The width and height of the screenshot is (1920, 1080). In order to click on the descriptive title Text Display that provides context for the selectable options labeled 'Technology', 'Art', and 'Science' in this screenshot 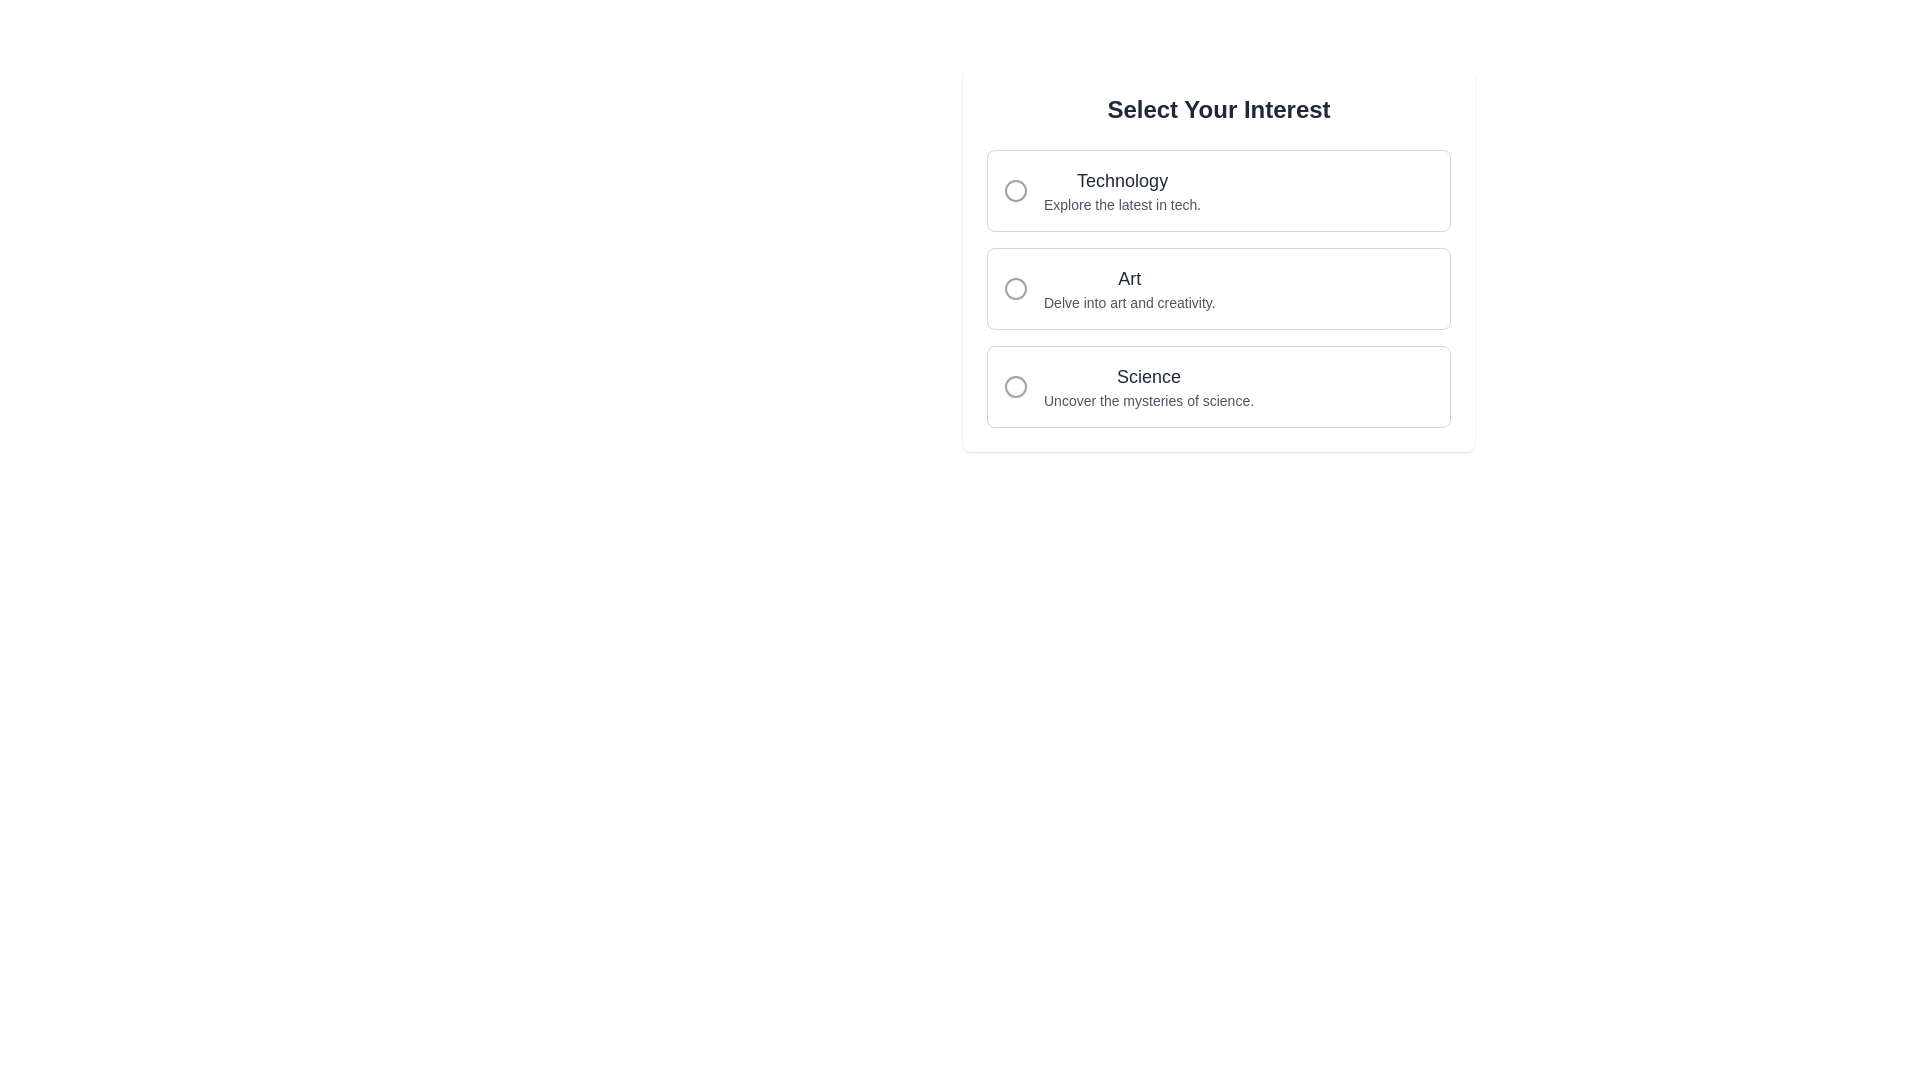, I will do `click(1218, 110)`.